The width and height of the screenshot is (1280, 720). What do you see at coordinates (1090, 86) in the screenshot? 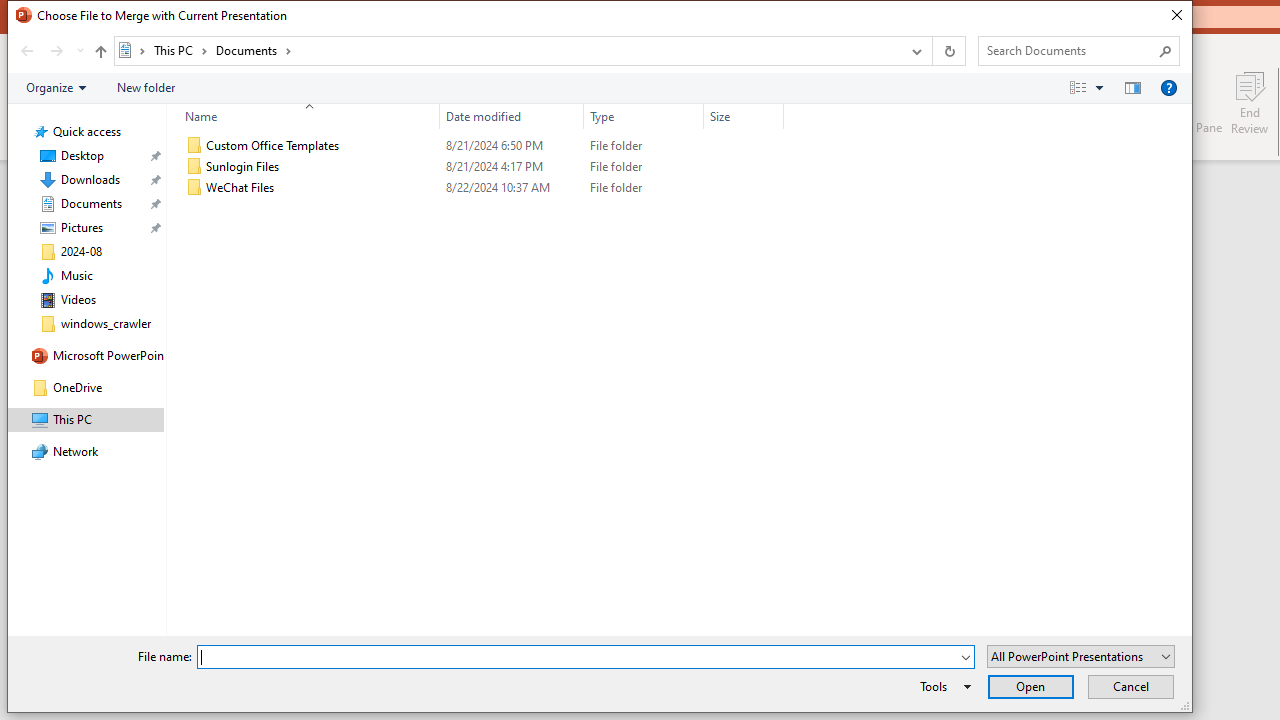
I see `'Views'` at bounding box center [1090, 86].